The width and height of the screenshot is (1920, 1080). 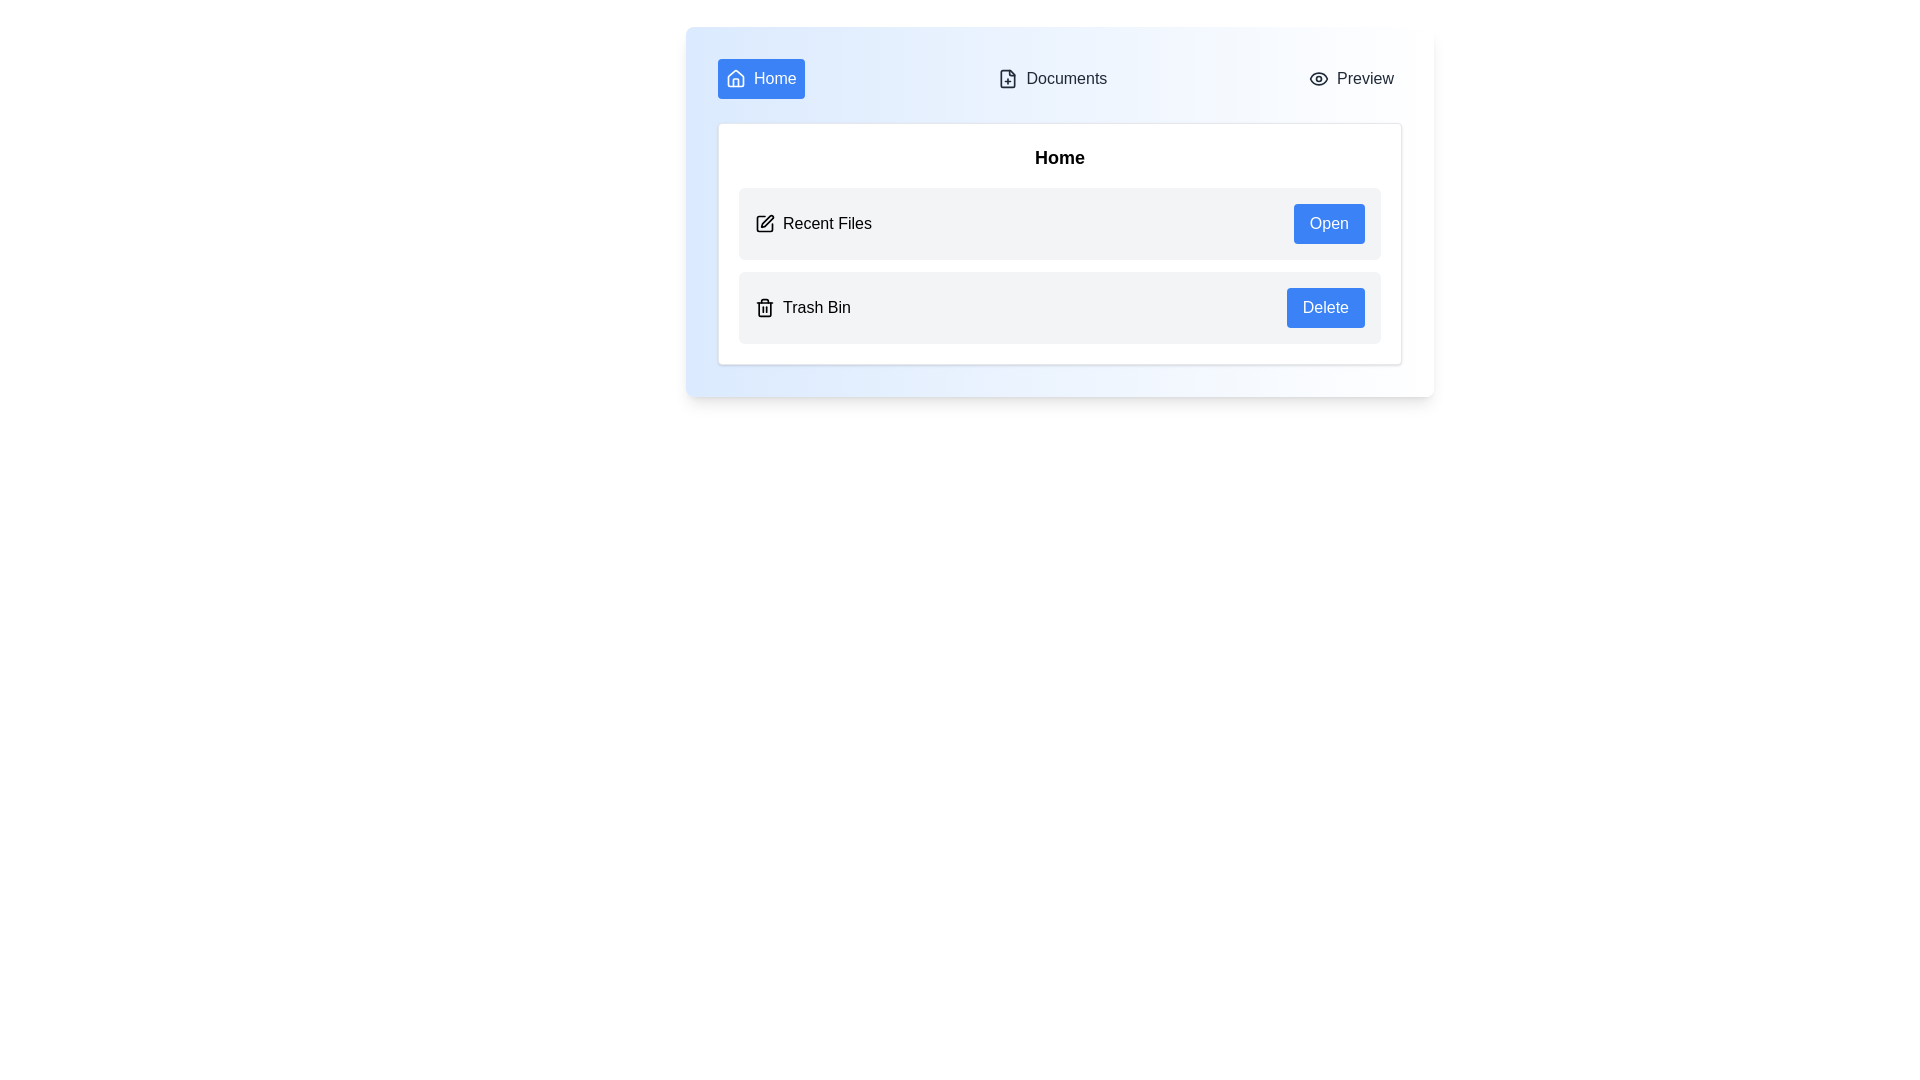 I want to click on the 'Preview' button with an eye icon located at the top-right corner of the interface, which is styled with rounded corners and changes background color to blue on hover, so click(x=1351, y=77).